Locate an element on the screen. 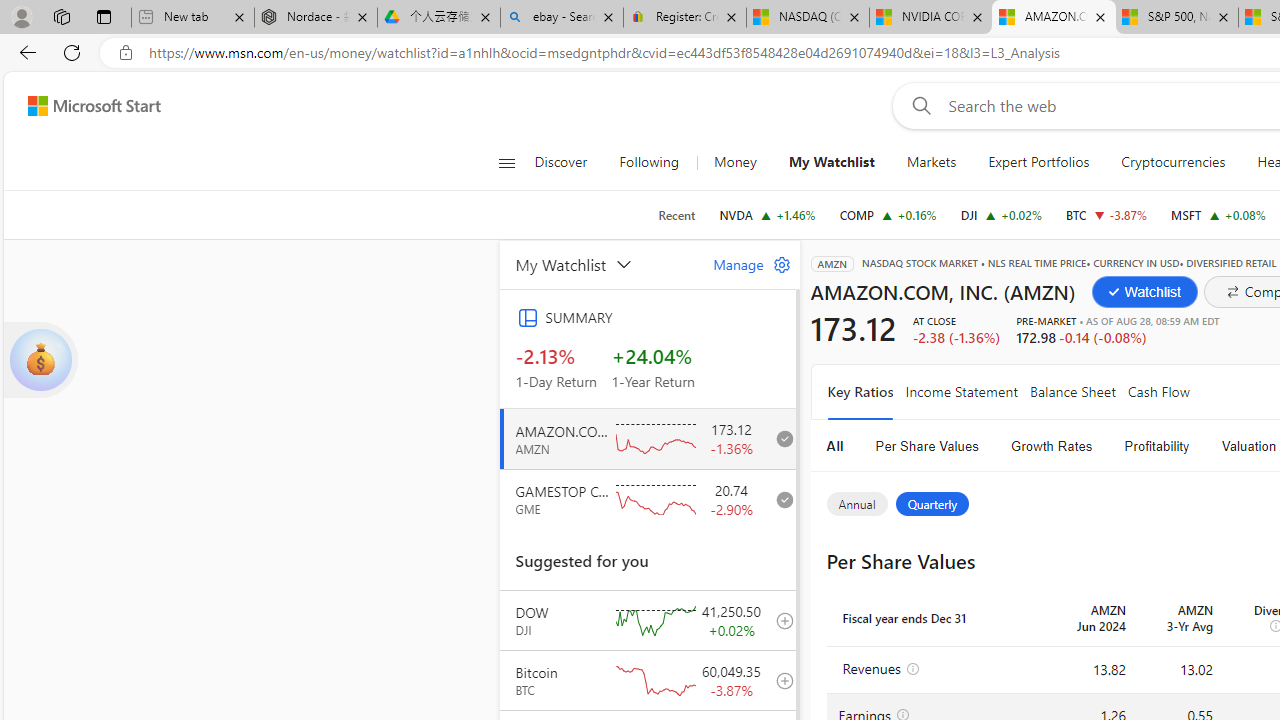 Image resolution: width=1280 pixels, height=720 pixels. 'Class: button-glyph' is located at coordinates (506, 162).